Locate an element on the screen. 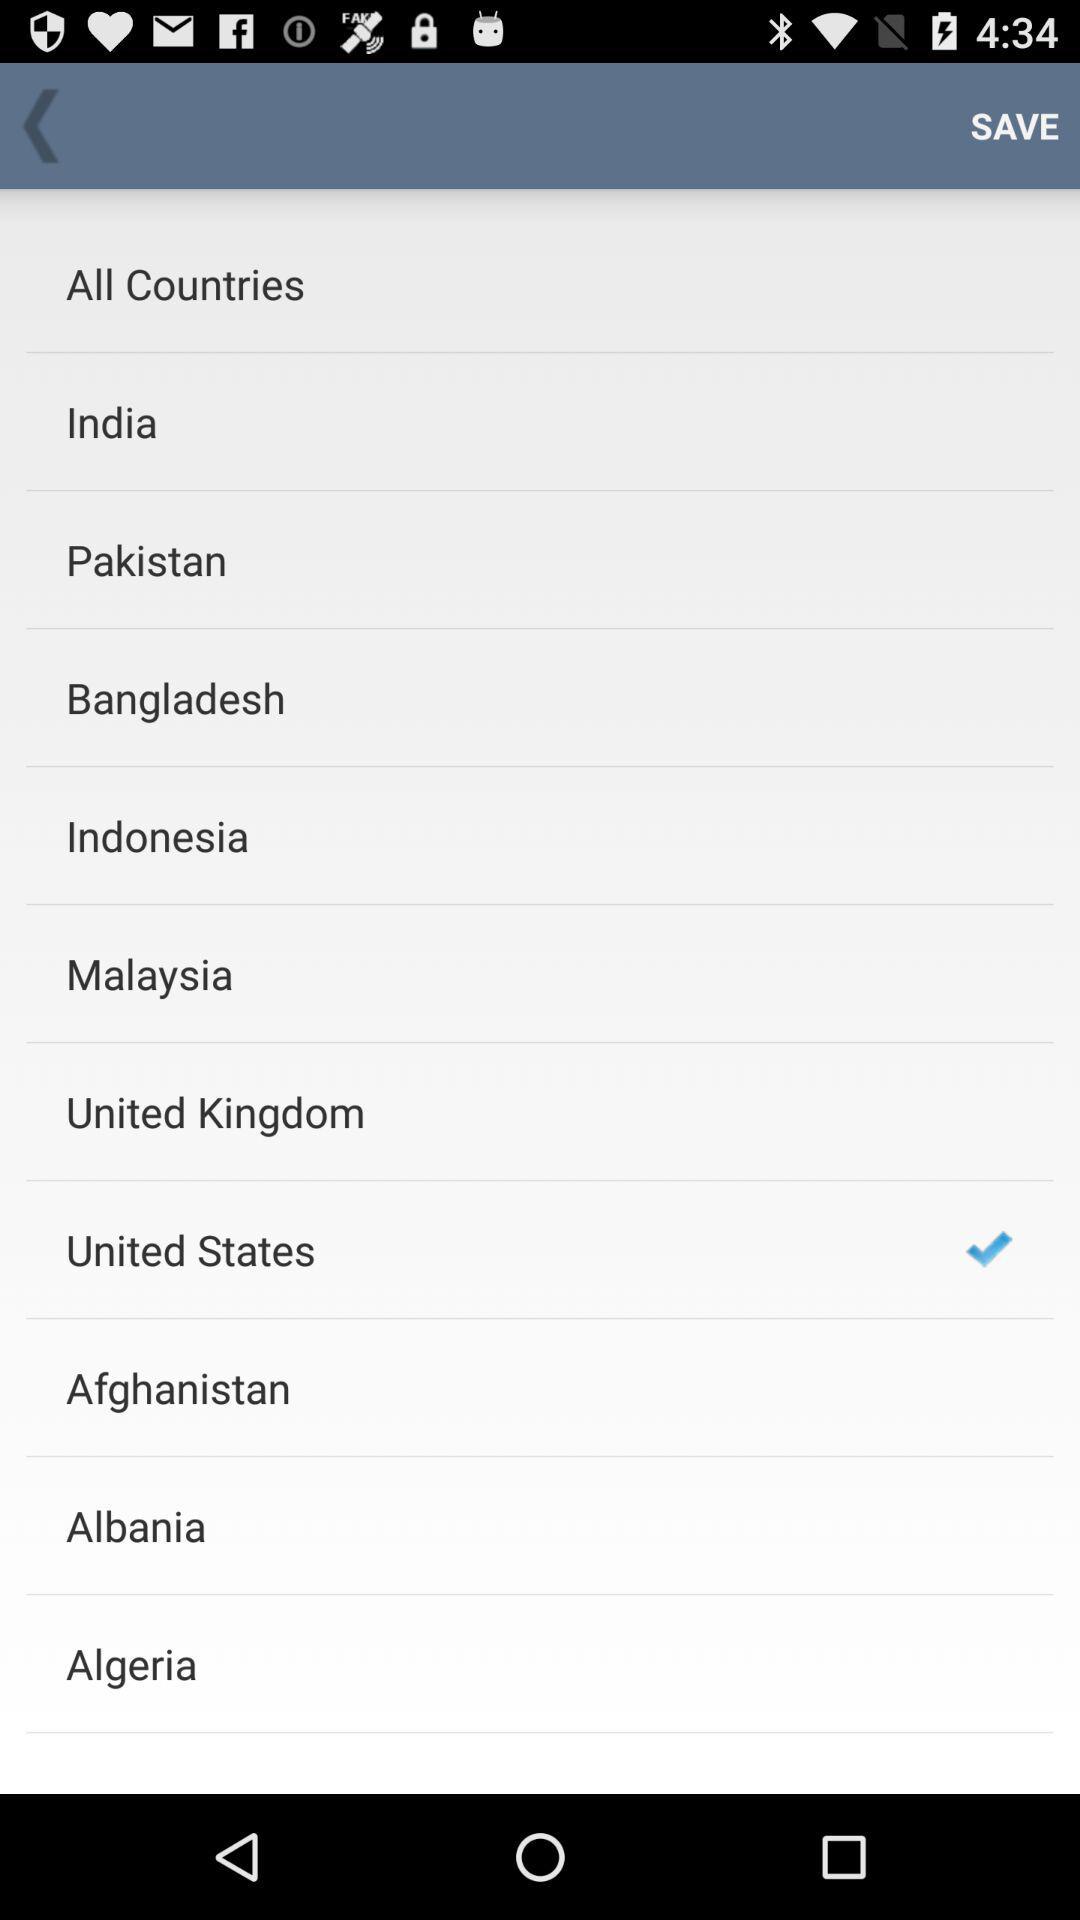 The image size is (1080, 1920). united kingdom icon is located at coordinates (489, 1110).